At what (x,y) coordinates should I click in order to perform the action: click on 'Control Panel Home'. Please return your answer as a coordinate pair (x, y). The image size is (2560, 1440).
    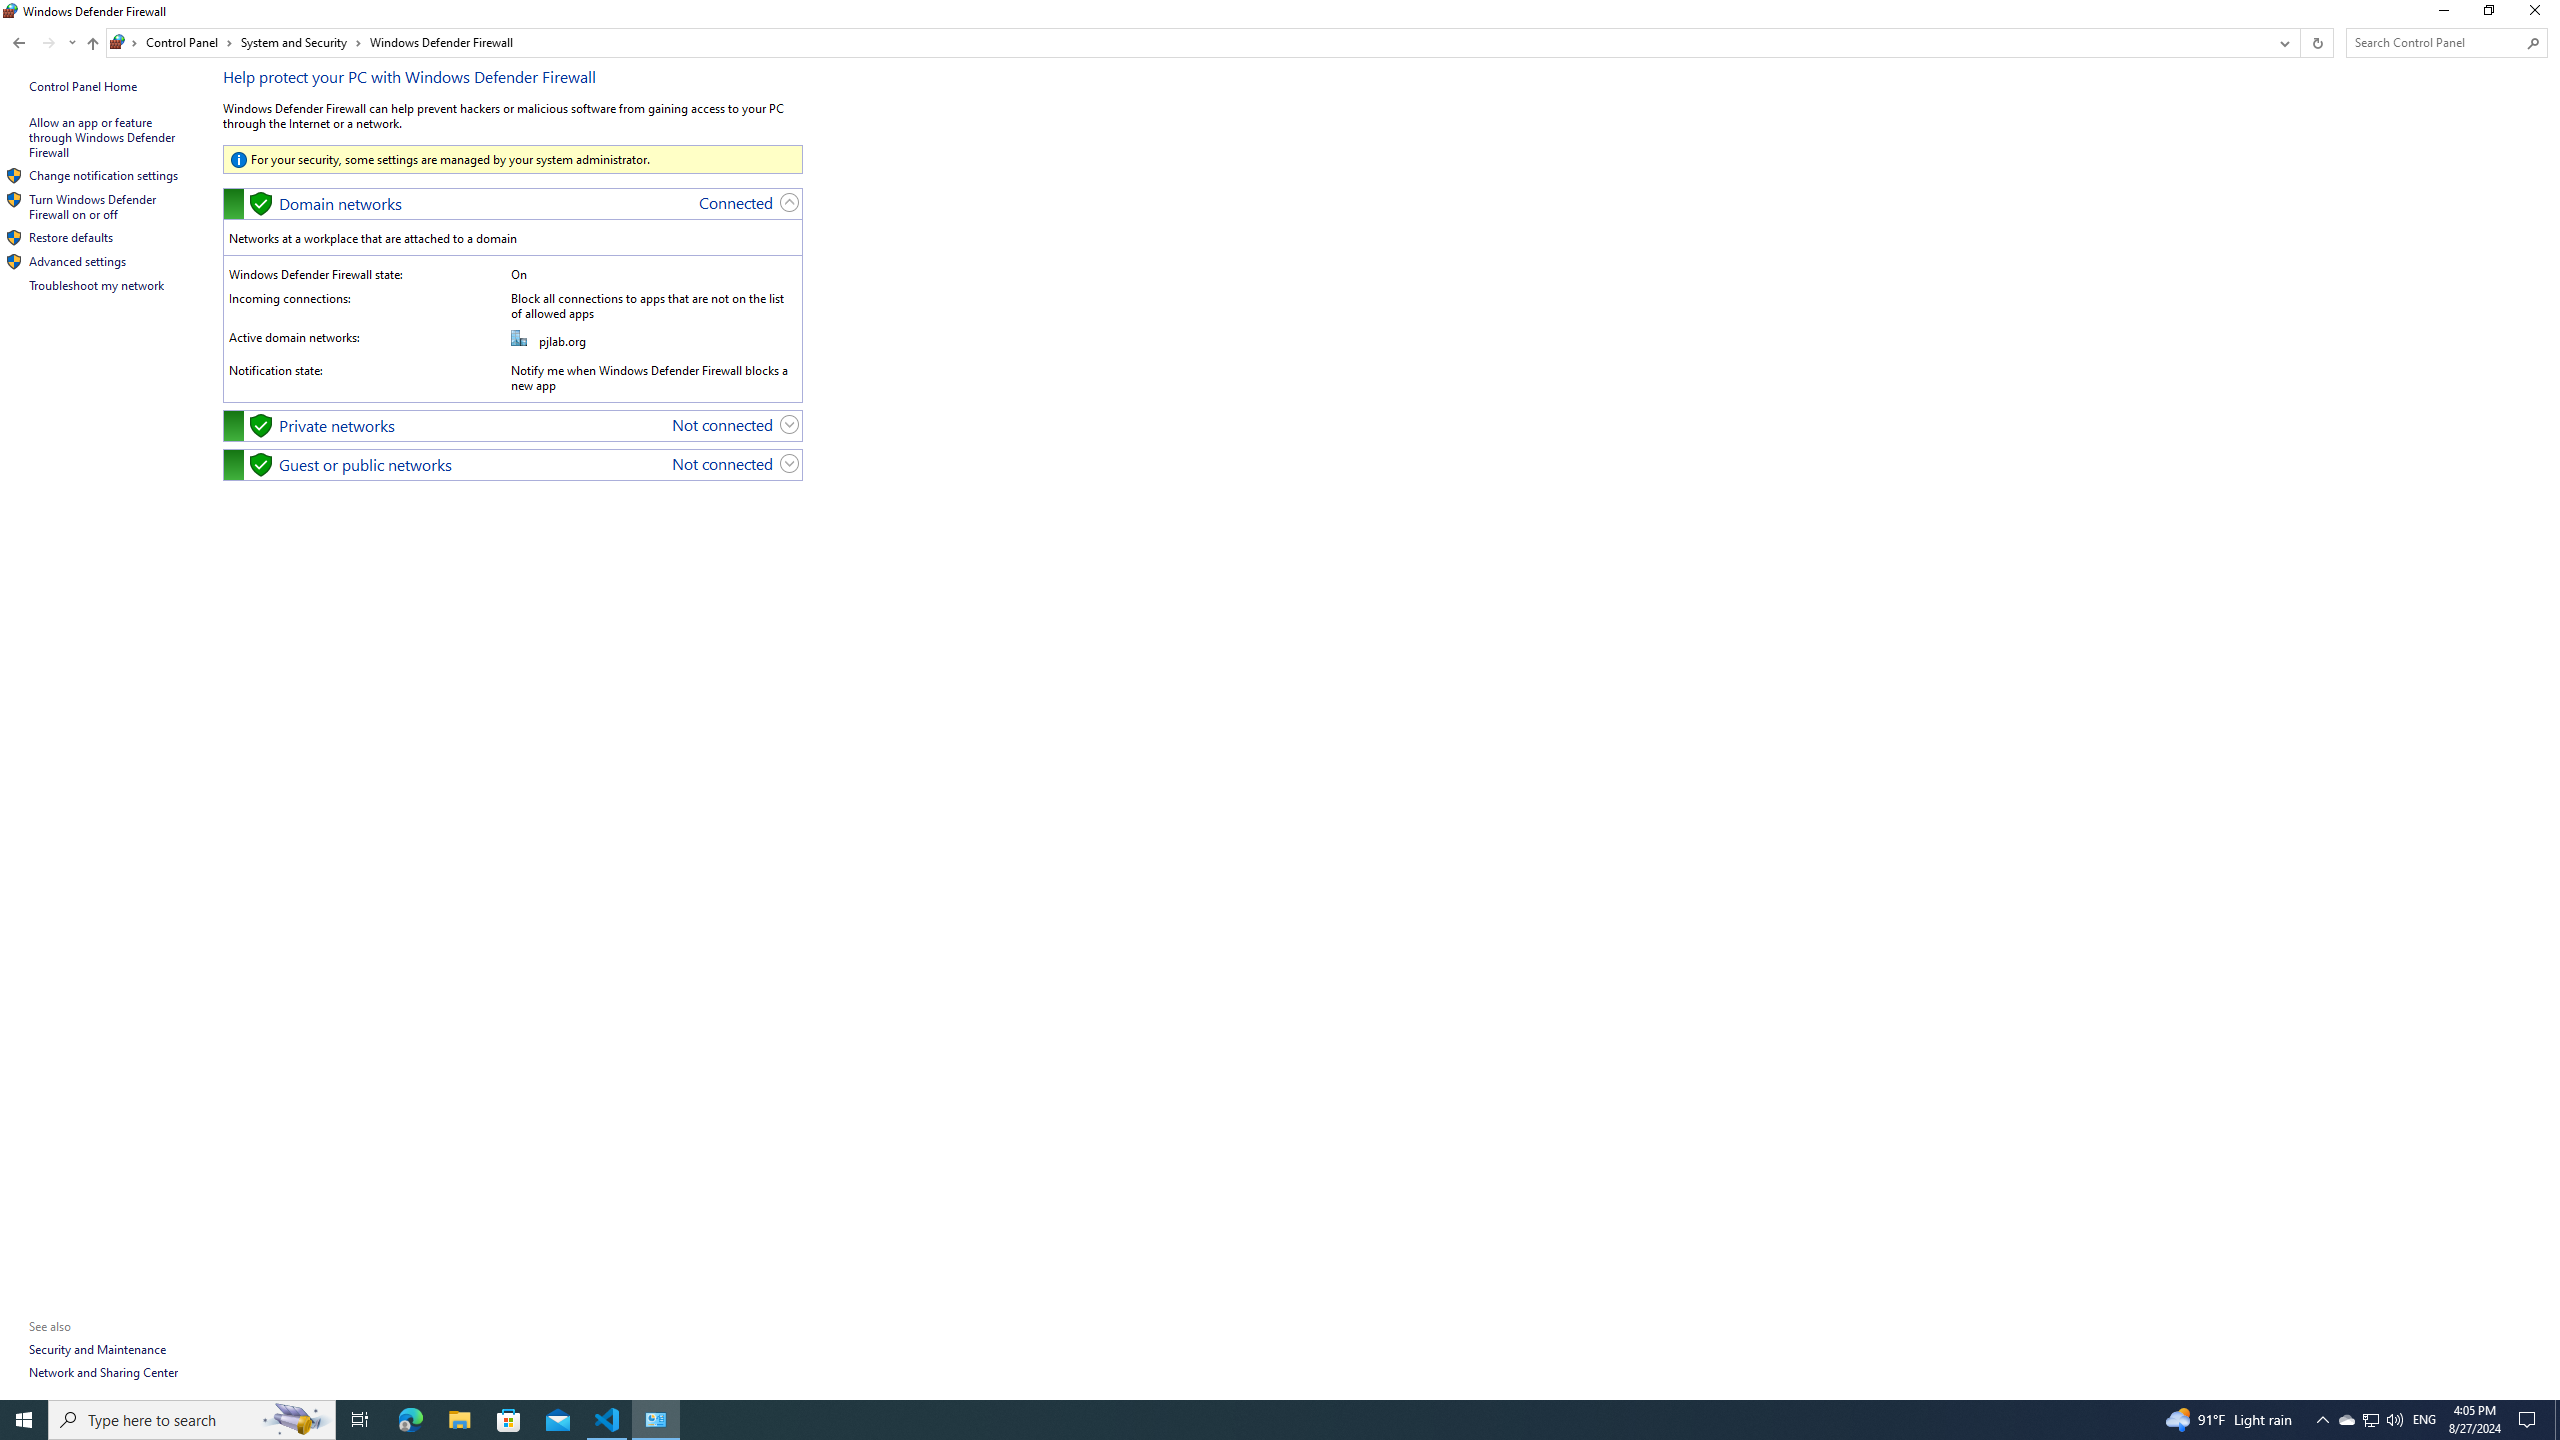
    Looking at the image, I should click on (82, 85).